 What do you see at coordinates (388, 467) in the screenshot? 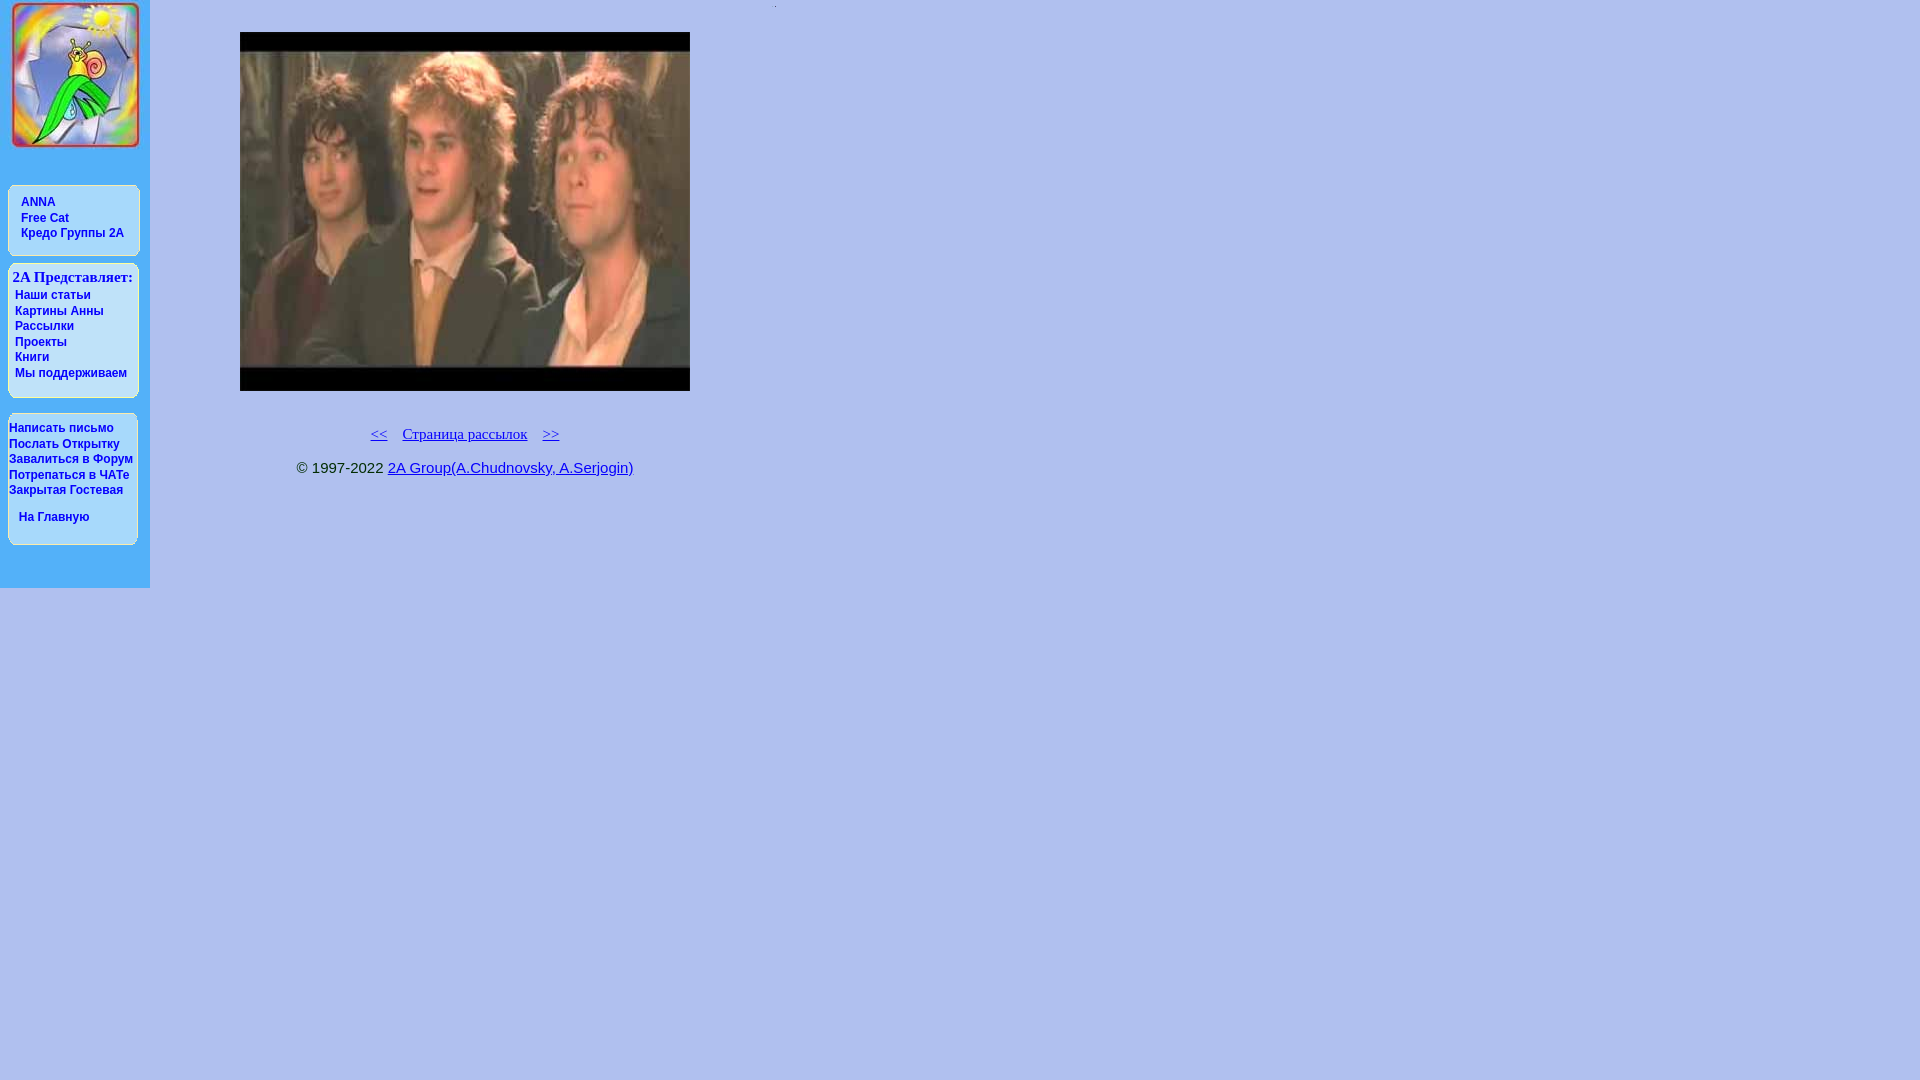
I see `'2A Group(A.Chudnovsky, A.Serjogin)'` at bounding box center [388, 467].